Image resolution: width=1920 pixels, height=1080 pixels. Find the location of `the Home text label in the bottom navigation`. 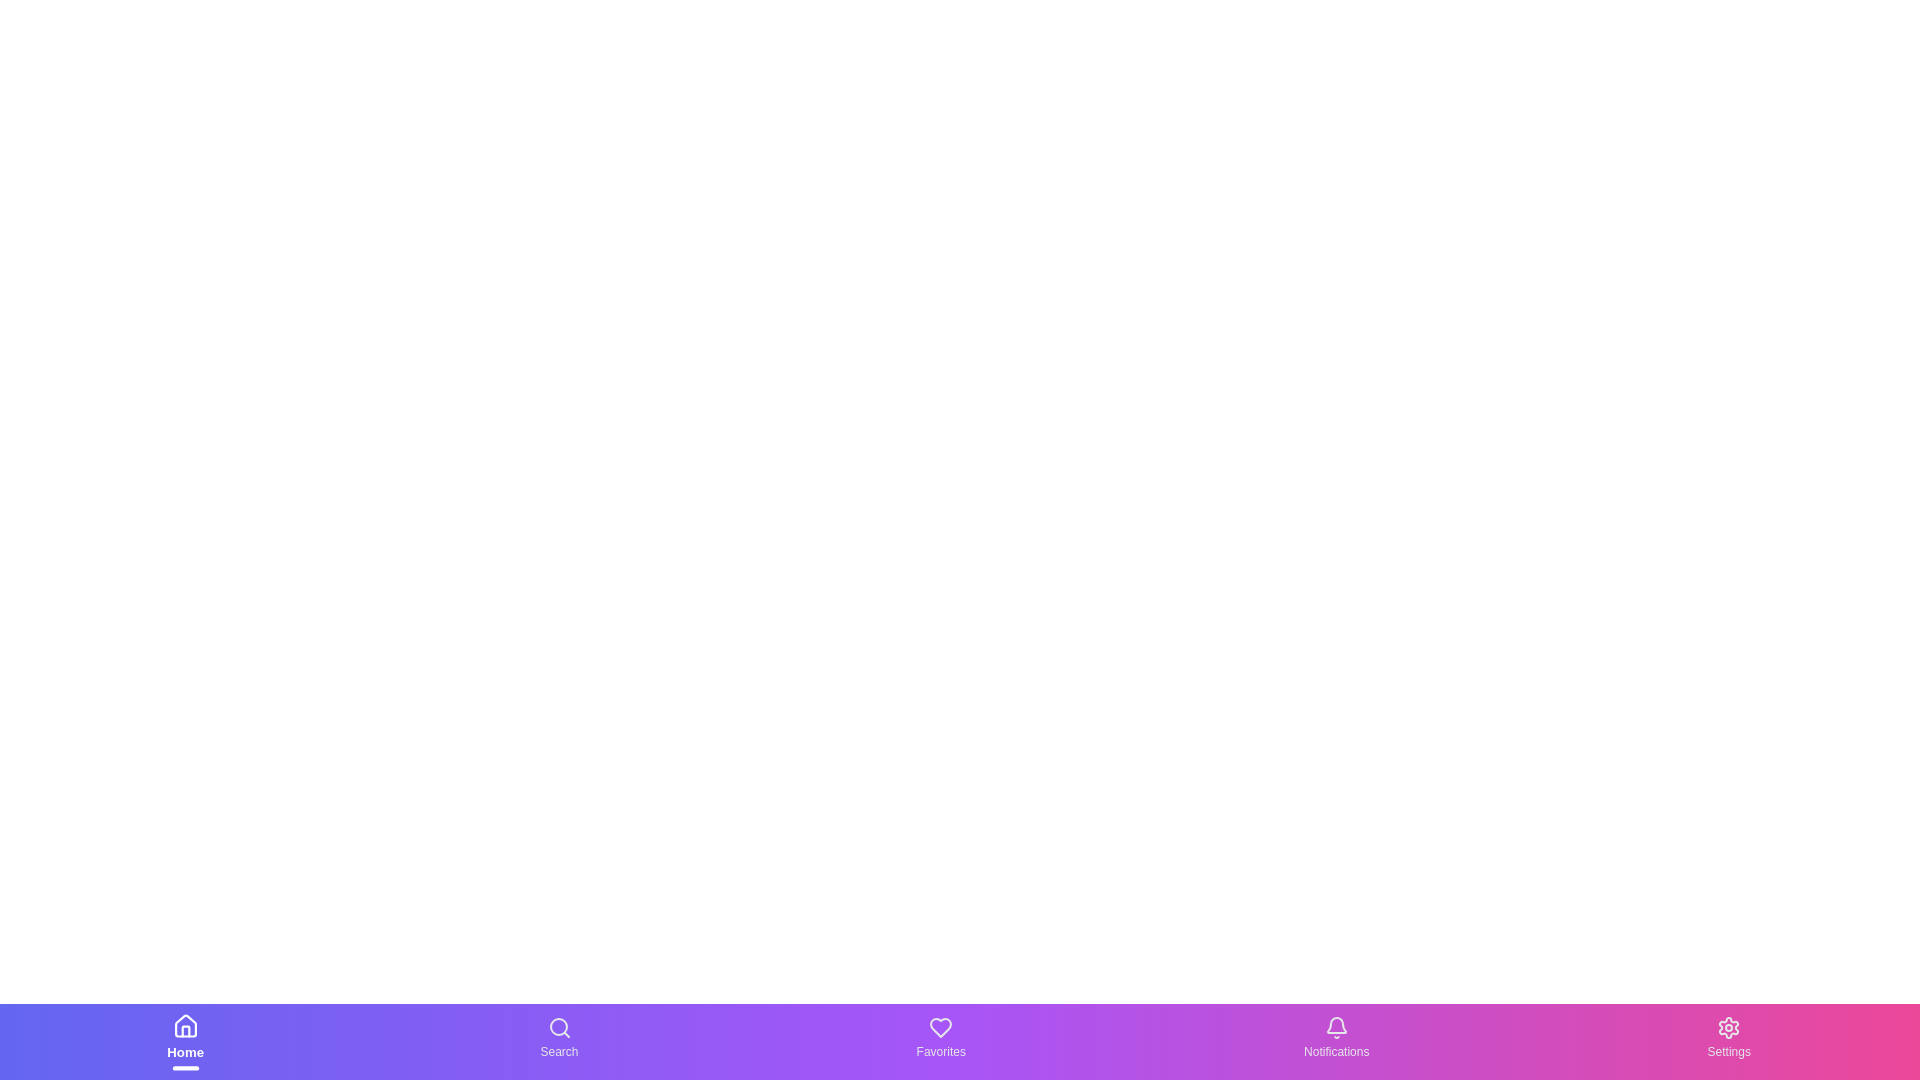

the Home text label in the bottom navigation is located at coordinates (185, 1040).